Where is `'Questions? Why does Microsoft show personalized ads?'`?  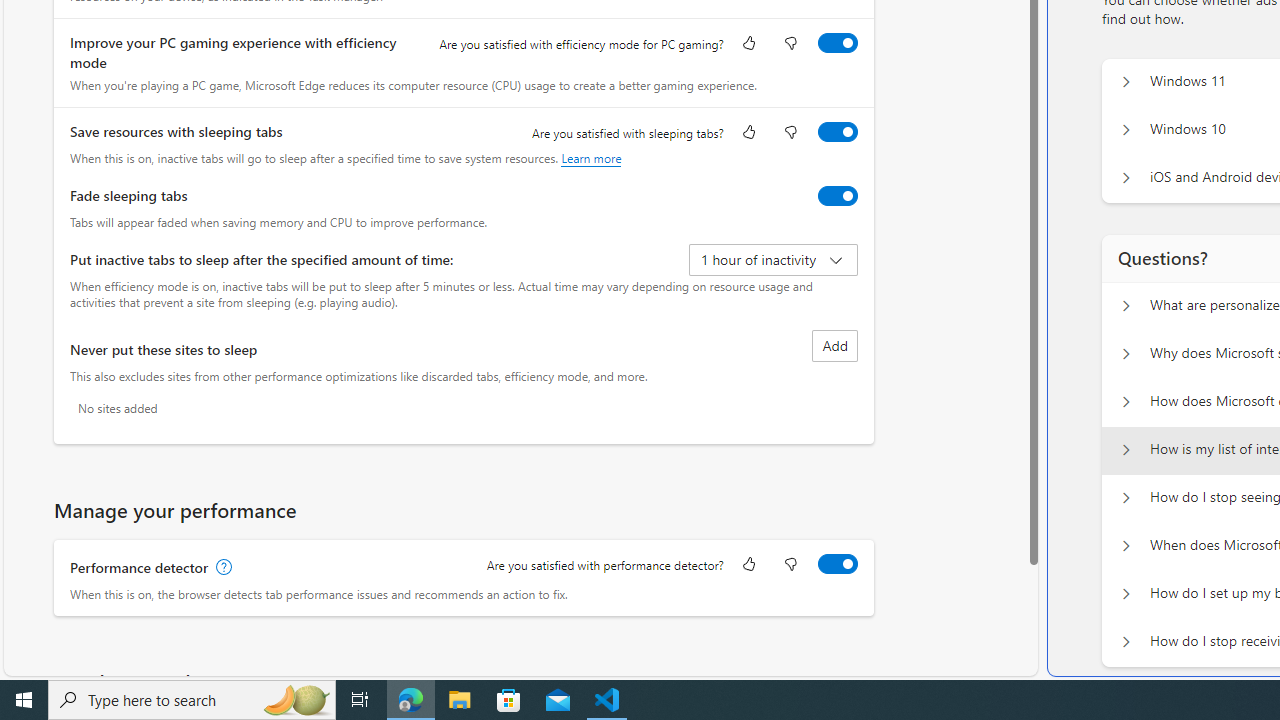
'Questions? Why does Microsoft show personalized ads?' is located at coordinates (1125, 353).